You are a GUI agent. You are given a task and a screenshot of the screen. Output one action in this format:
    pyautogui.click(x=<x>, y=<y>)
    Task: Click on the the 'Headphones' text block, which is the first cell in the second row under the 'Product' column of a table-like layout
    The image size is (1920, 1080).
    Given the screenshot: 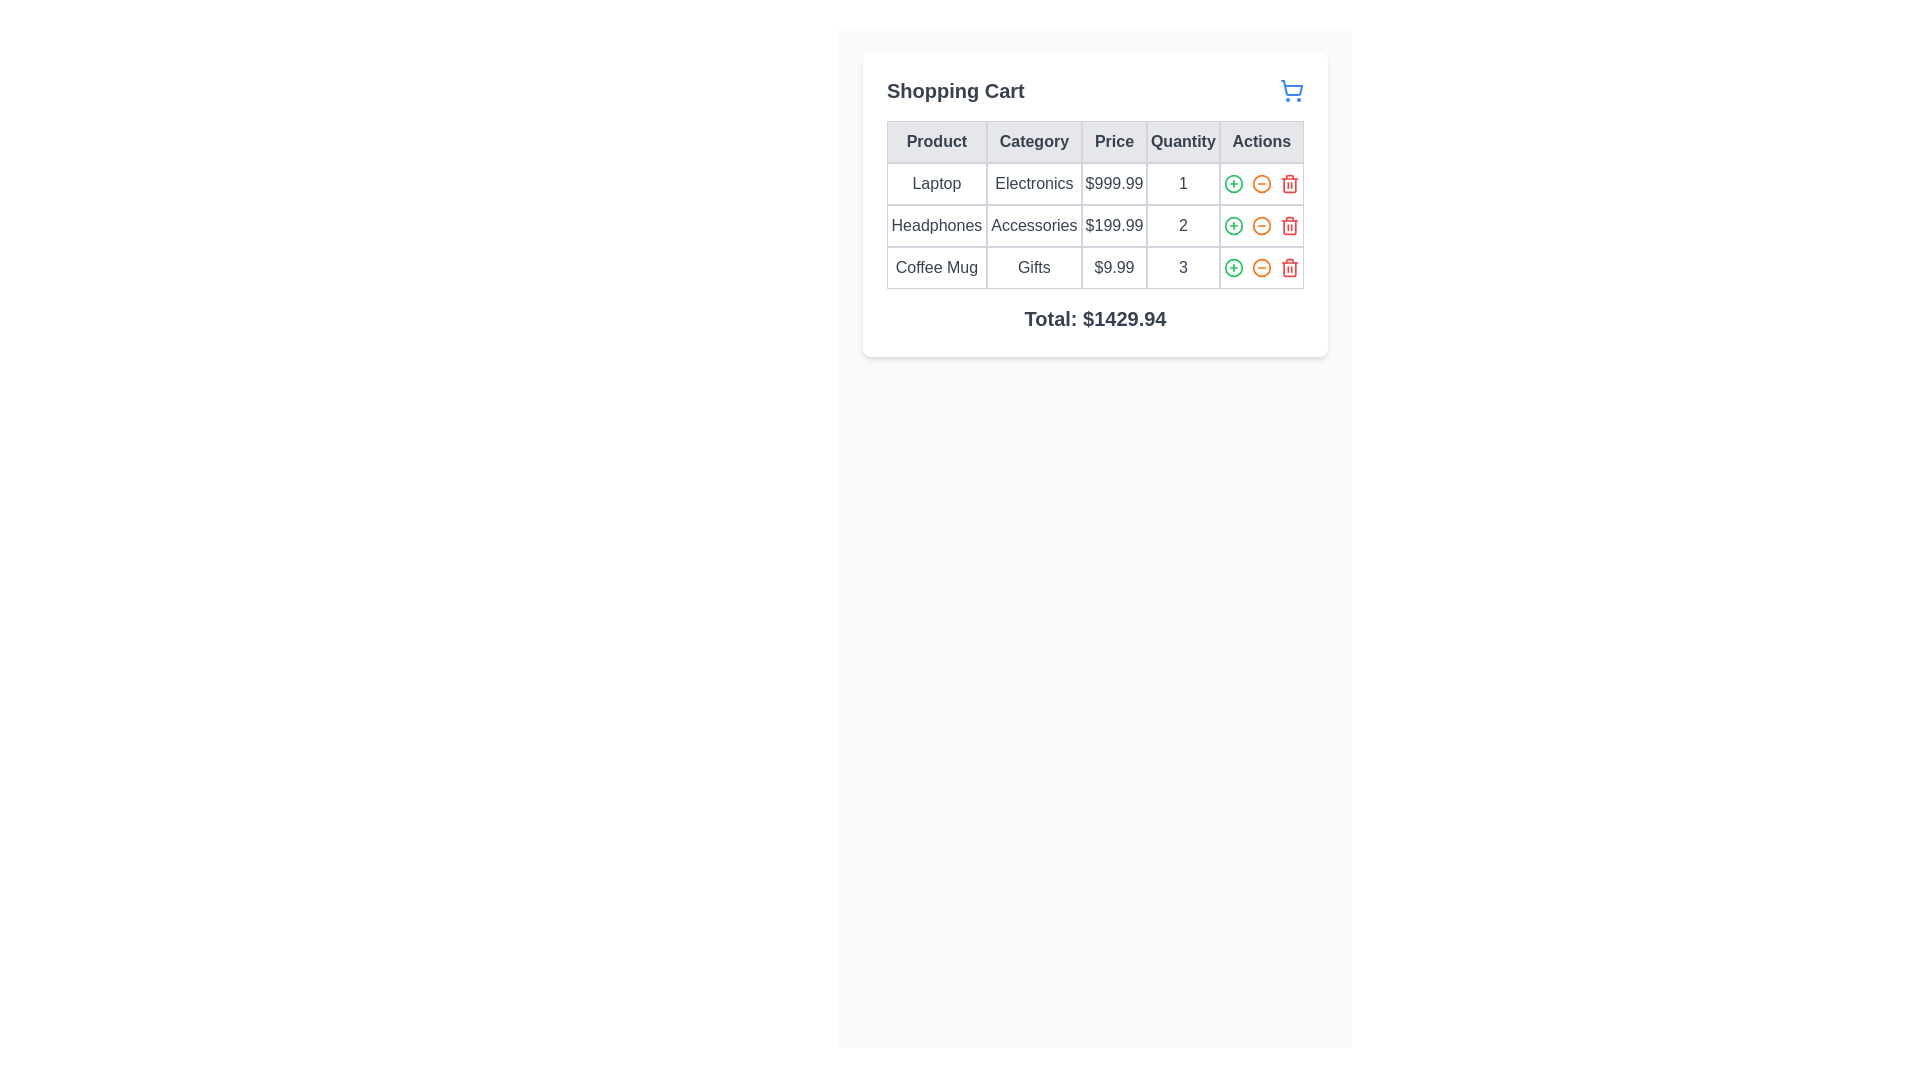 What is the action you would take?
    pyautogui.click(x=935, y=225)
    